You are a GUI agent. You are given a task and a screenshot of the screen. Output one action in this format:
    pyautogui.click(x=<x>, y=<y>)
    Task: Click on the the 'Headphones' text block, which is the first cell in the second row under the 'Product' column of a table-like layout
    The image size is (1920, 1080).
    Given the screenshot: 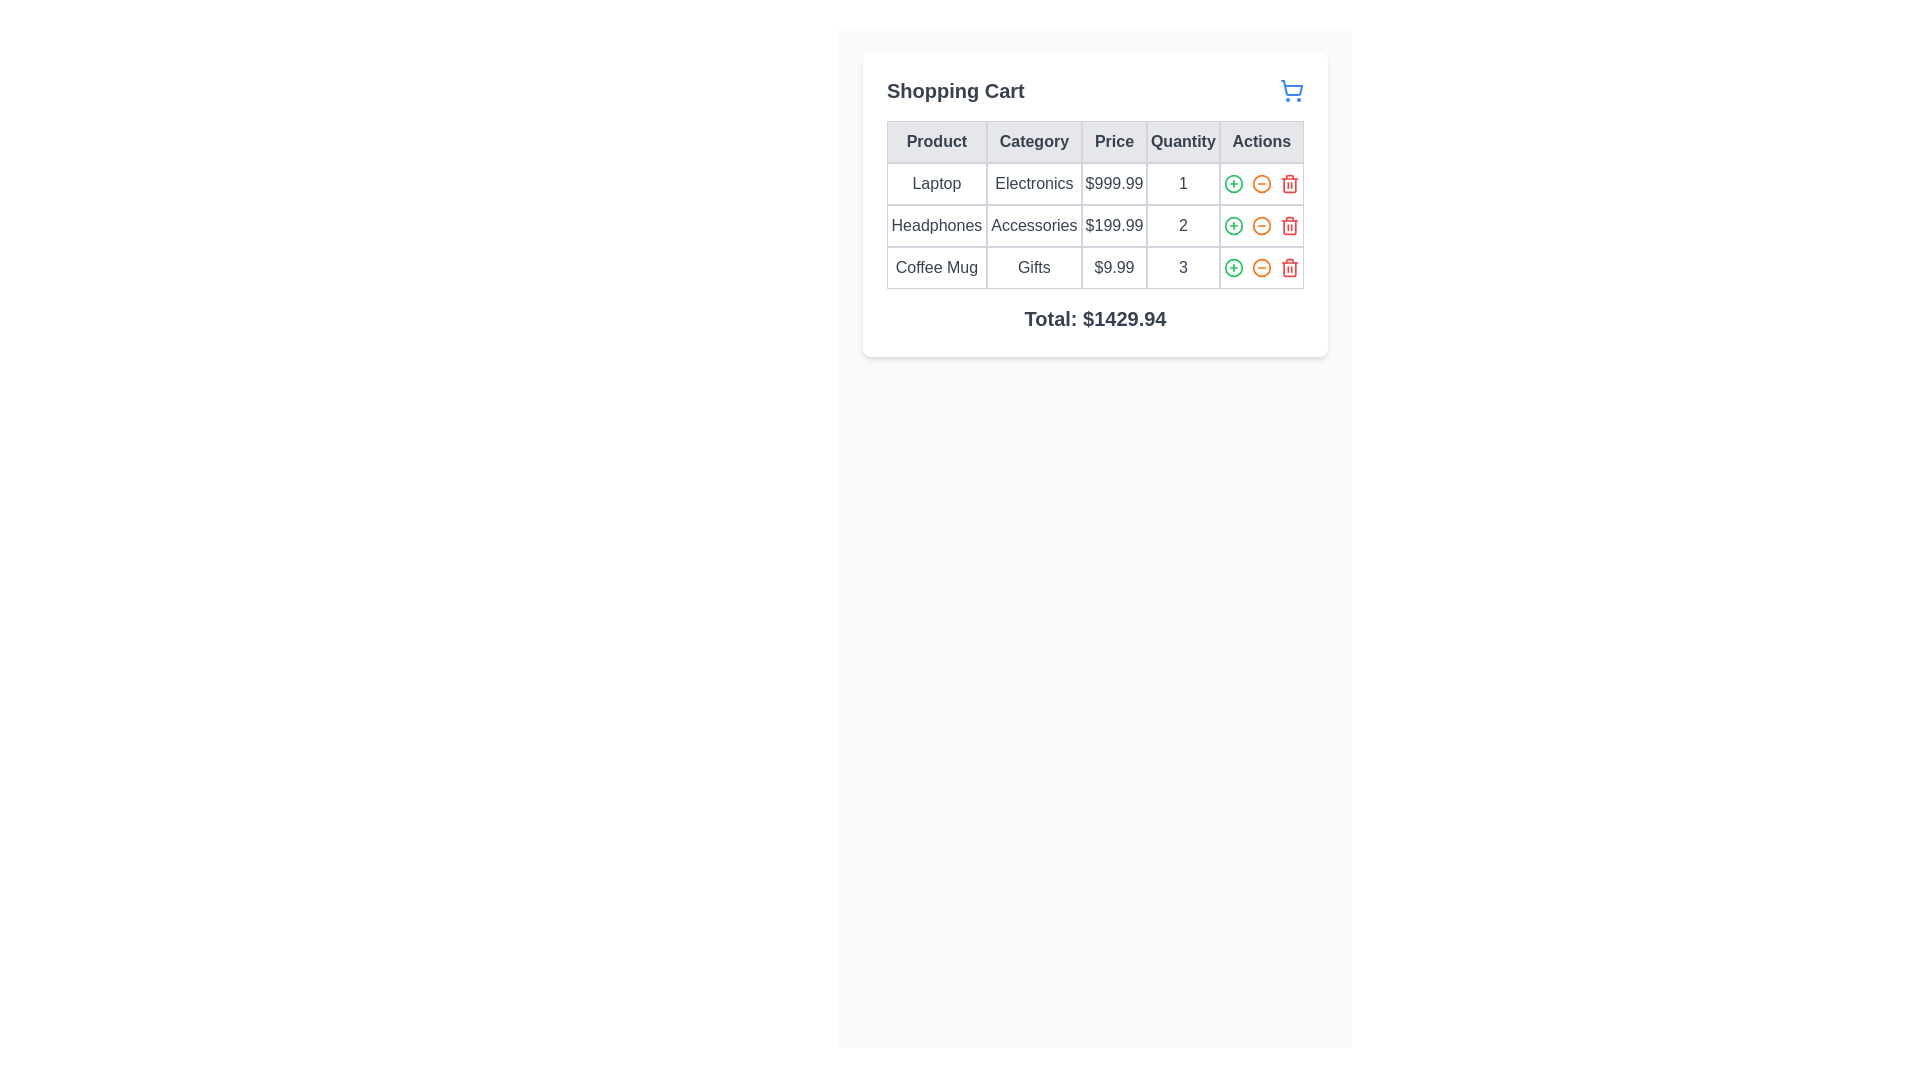 What is the action you would take?
    pyautogui.click(x=935, y=225)
    